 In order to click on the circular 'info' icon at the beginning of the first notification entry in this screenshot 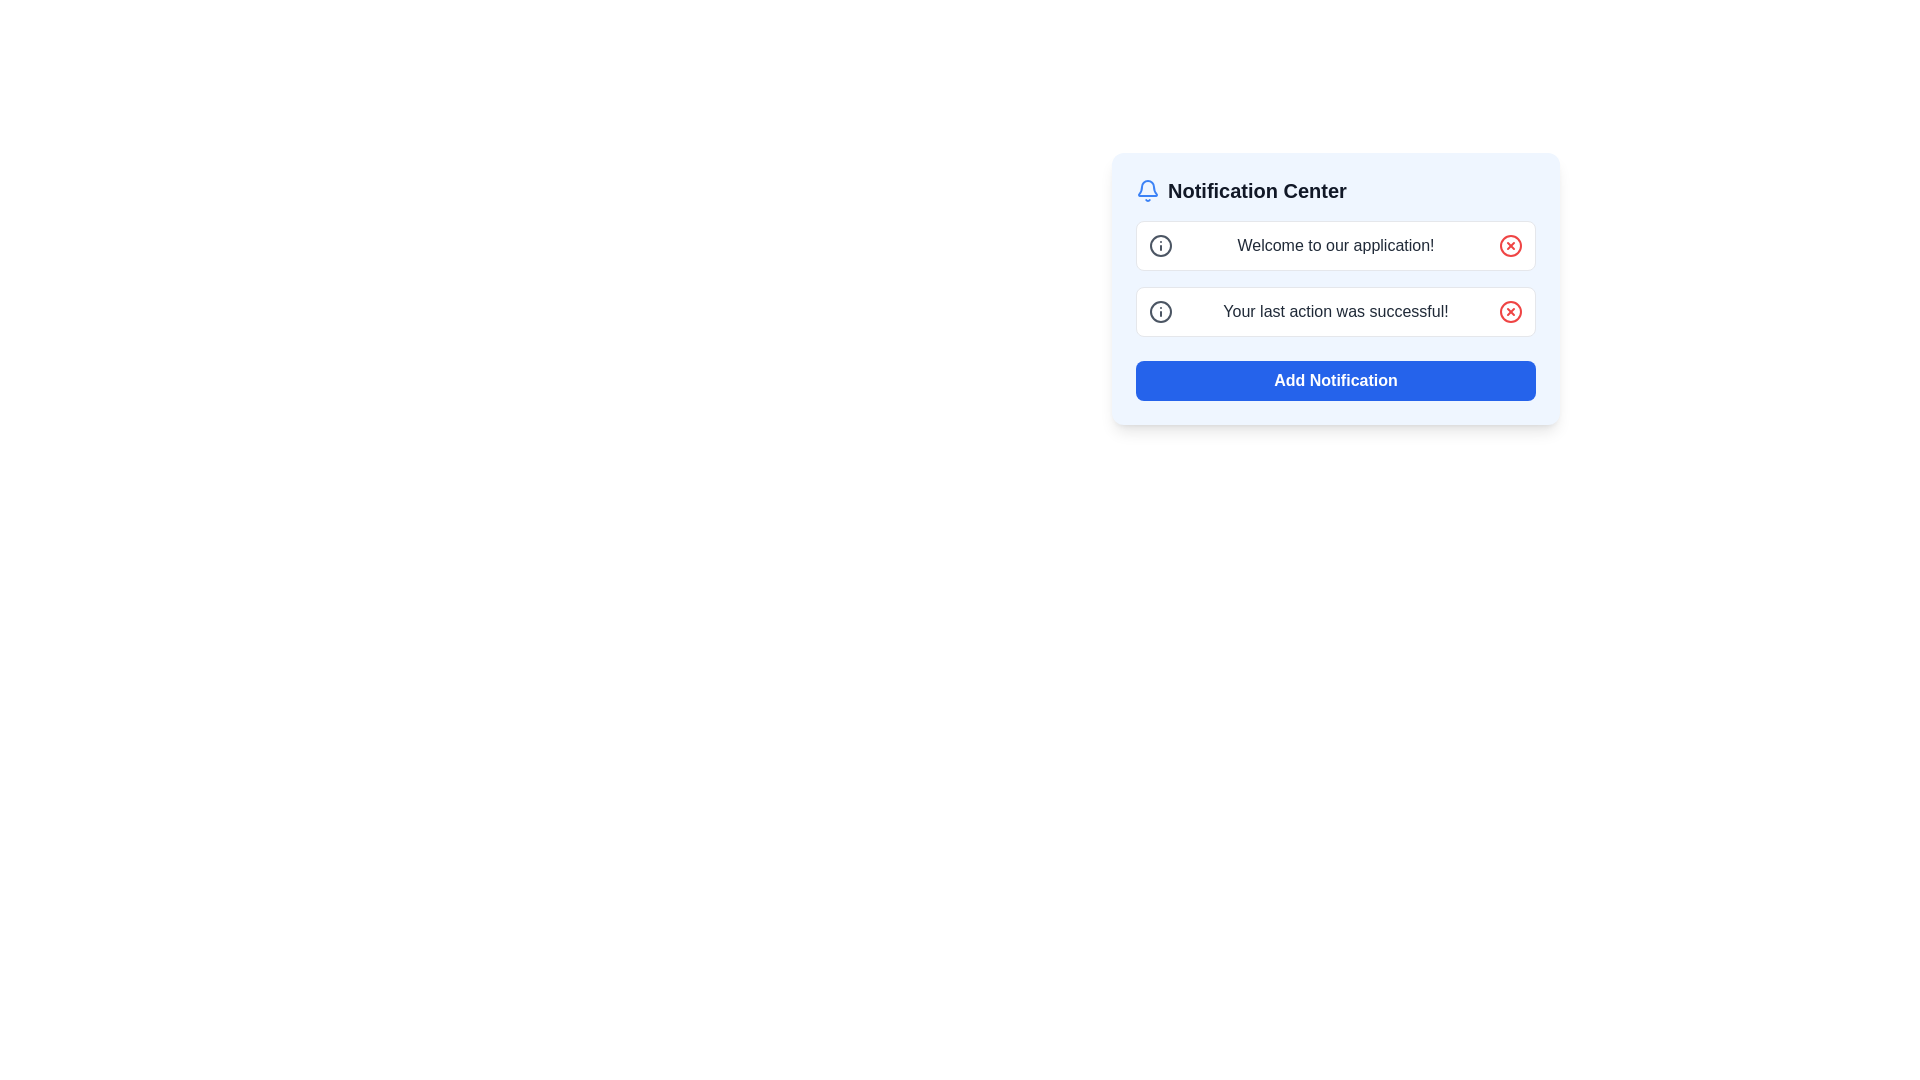, I will do `click(1161, 245)`.